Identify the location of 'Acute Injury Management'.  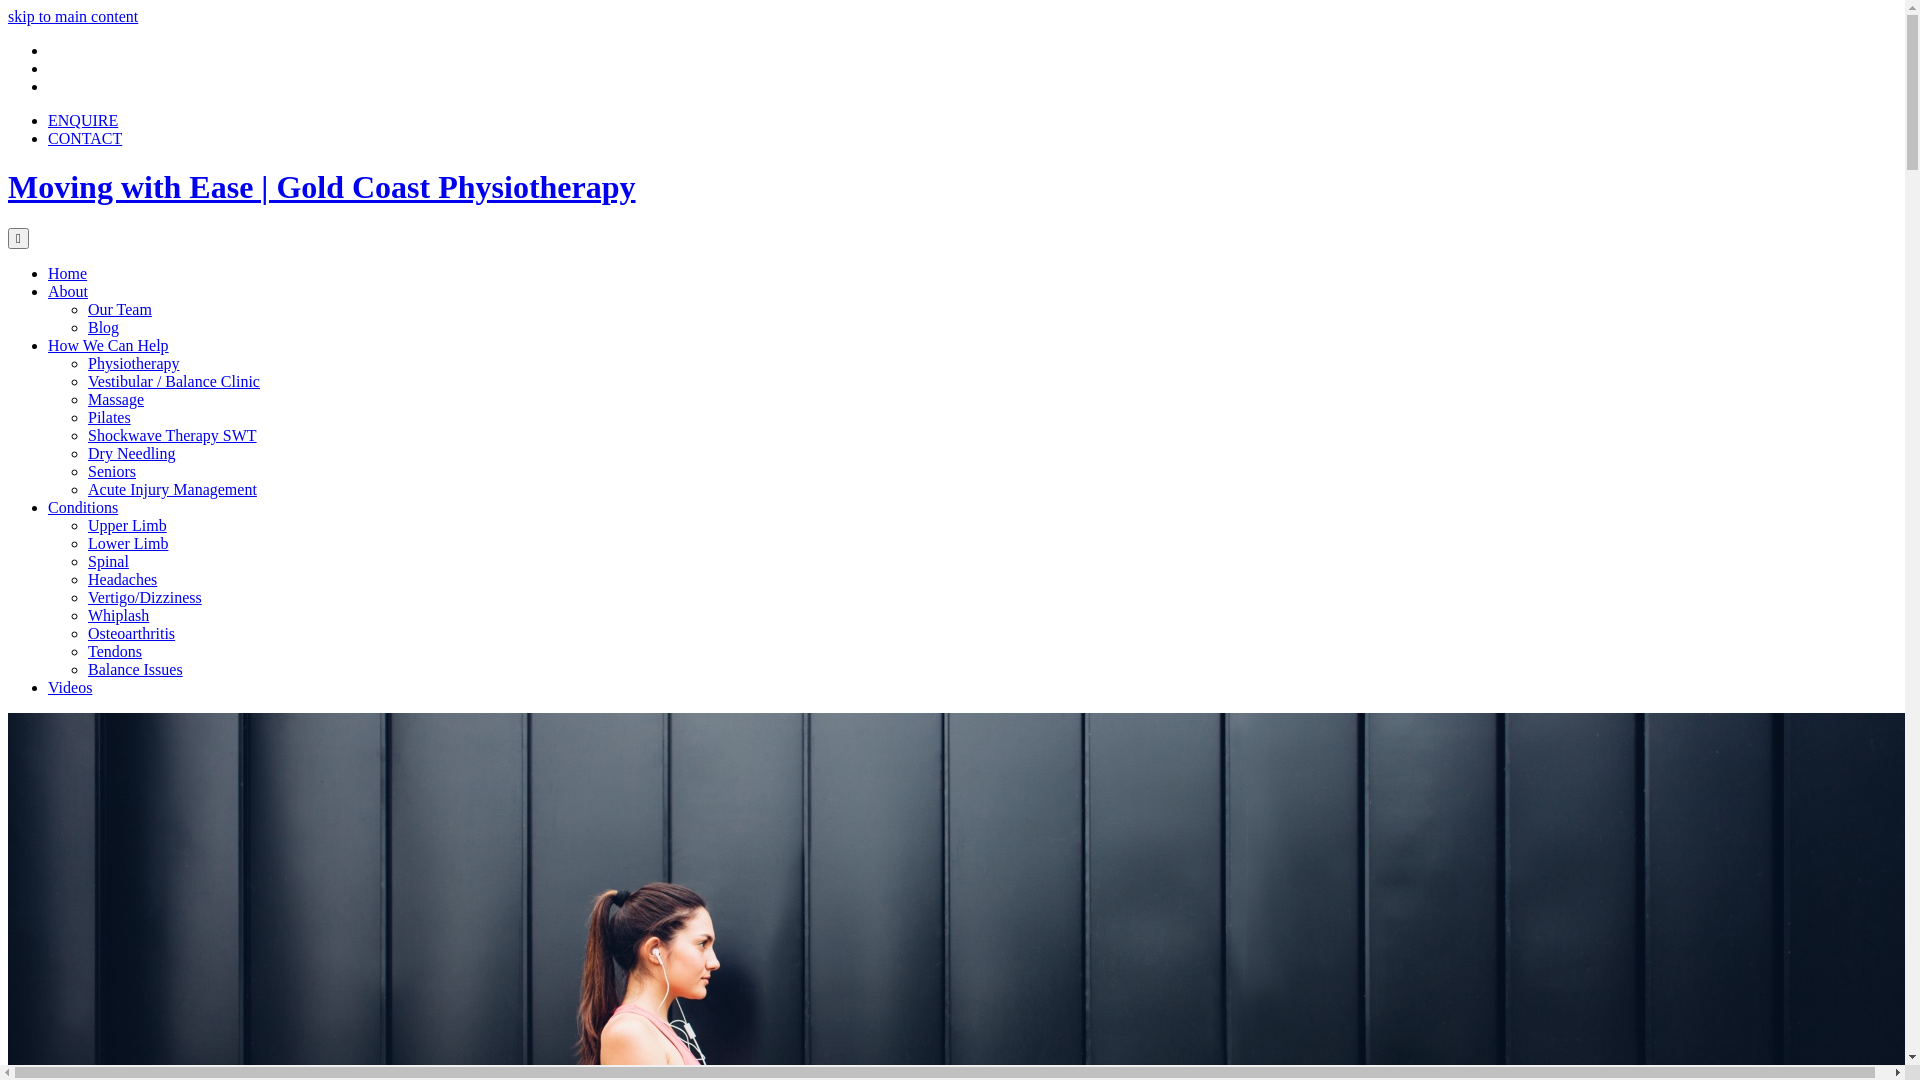
(172, 489).